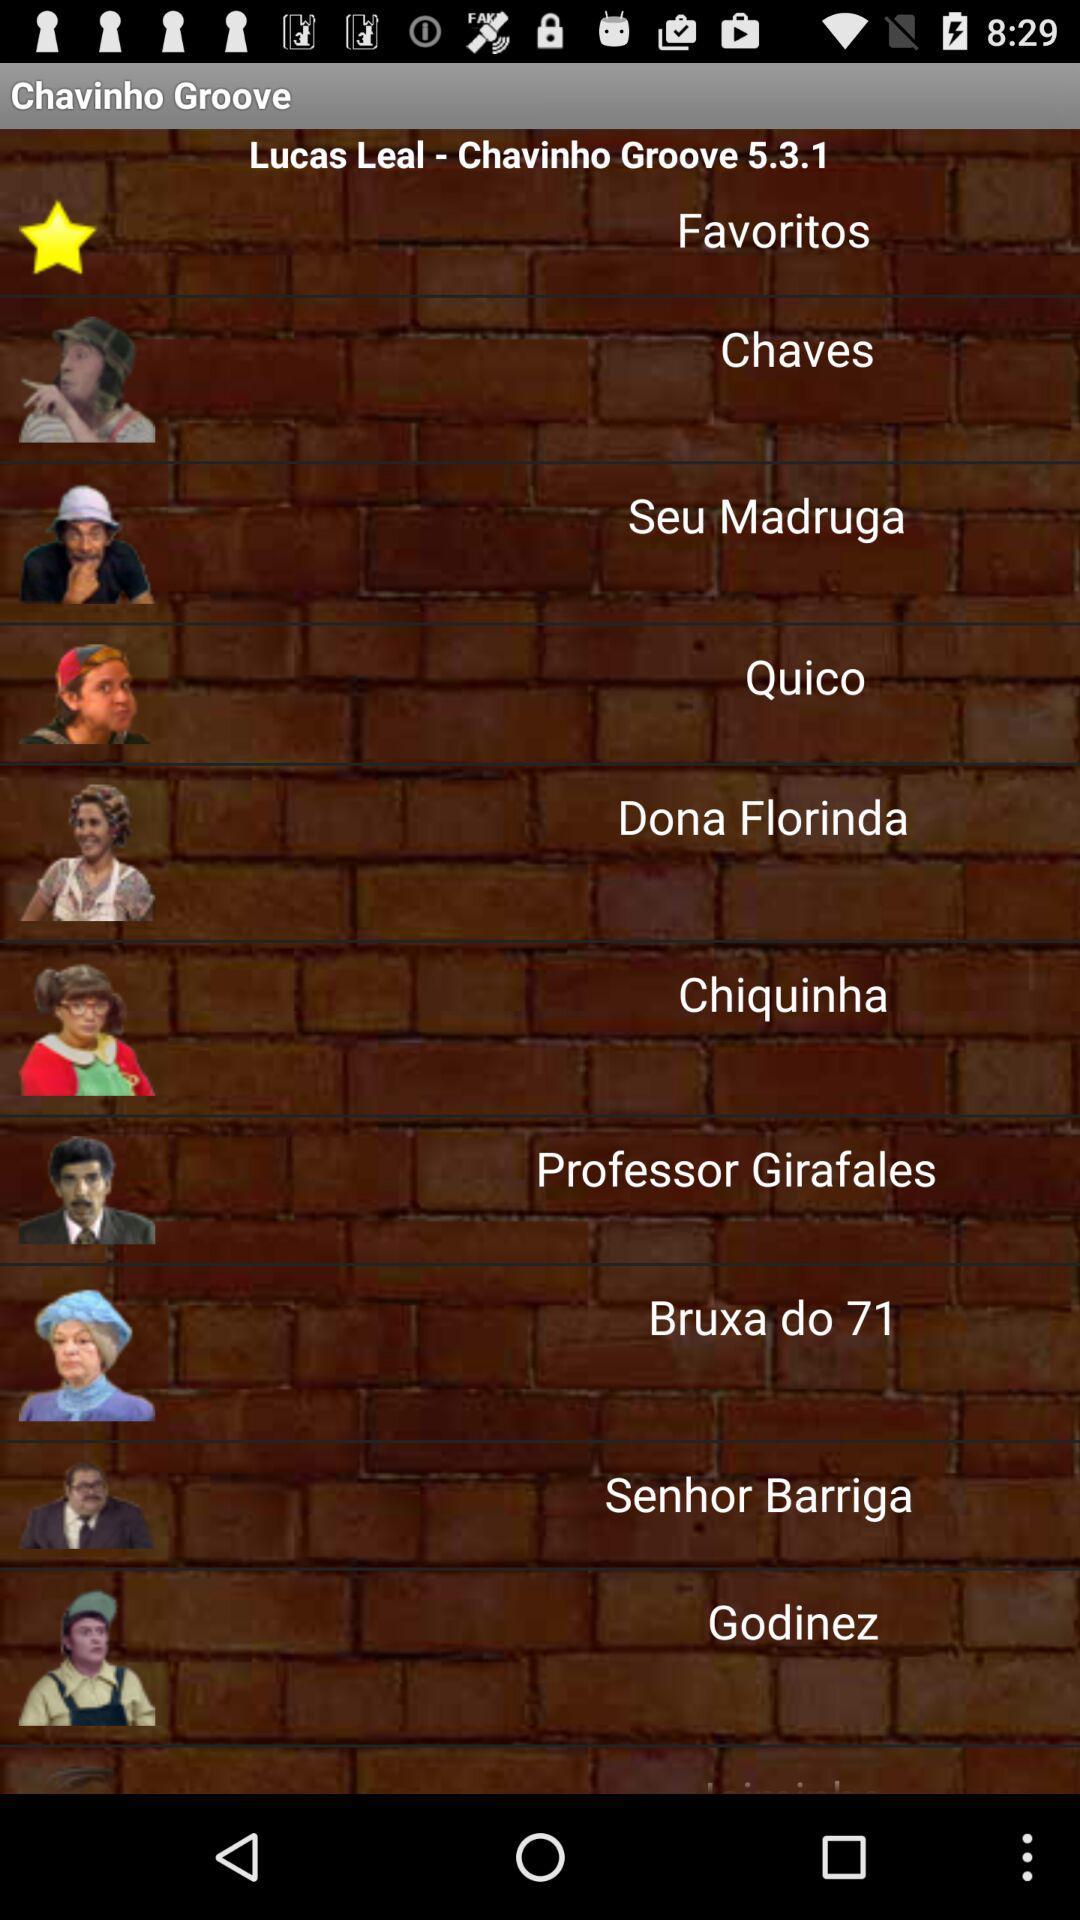 The height and width of the screenshot is (1920, 1080). I want to click on the image which is to the left side of the senhor barriga, so click(86, 1505).